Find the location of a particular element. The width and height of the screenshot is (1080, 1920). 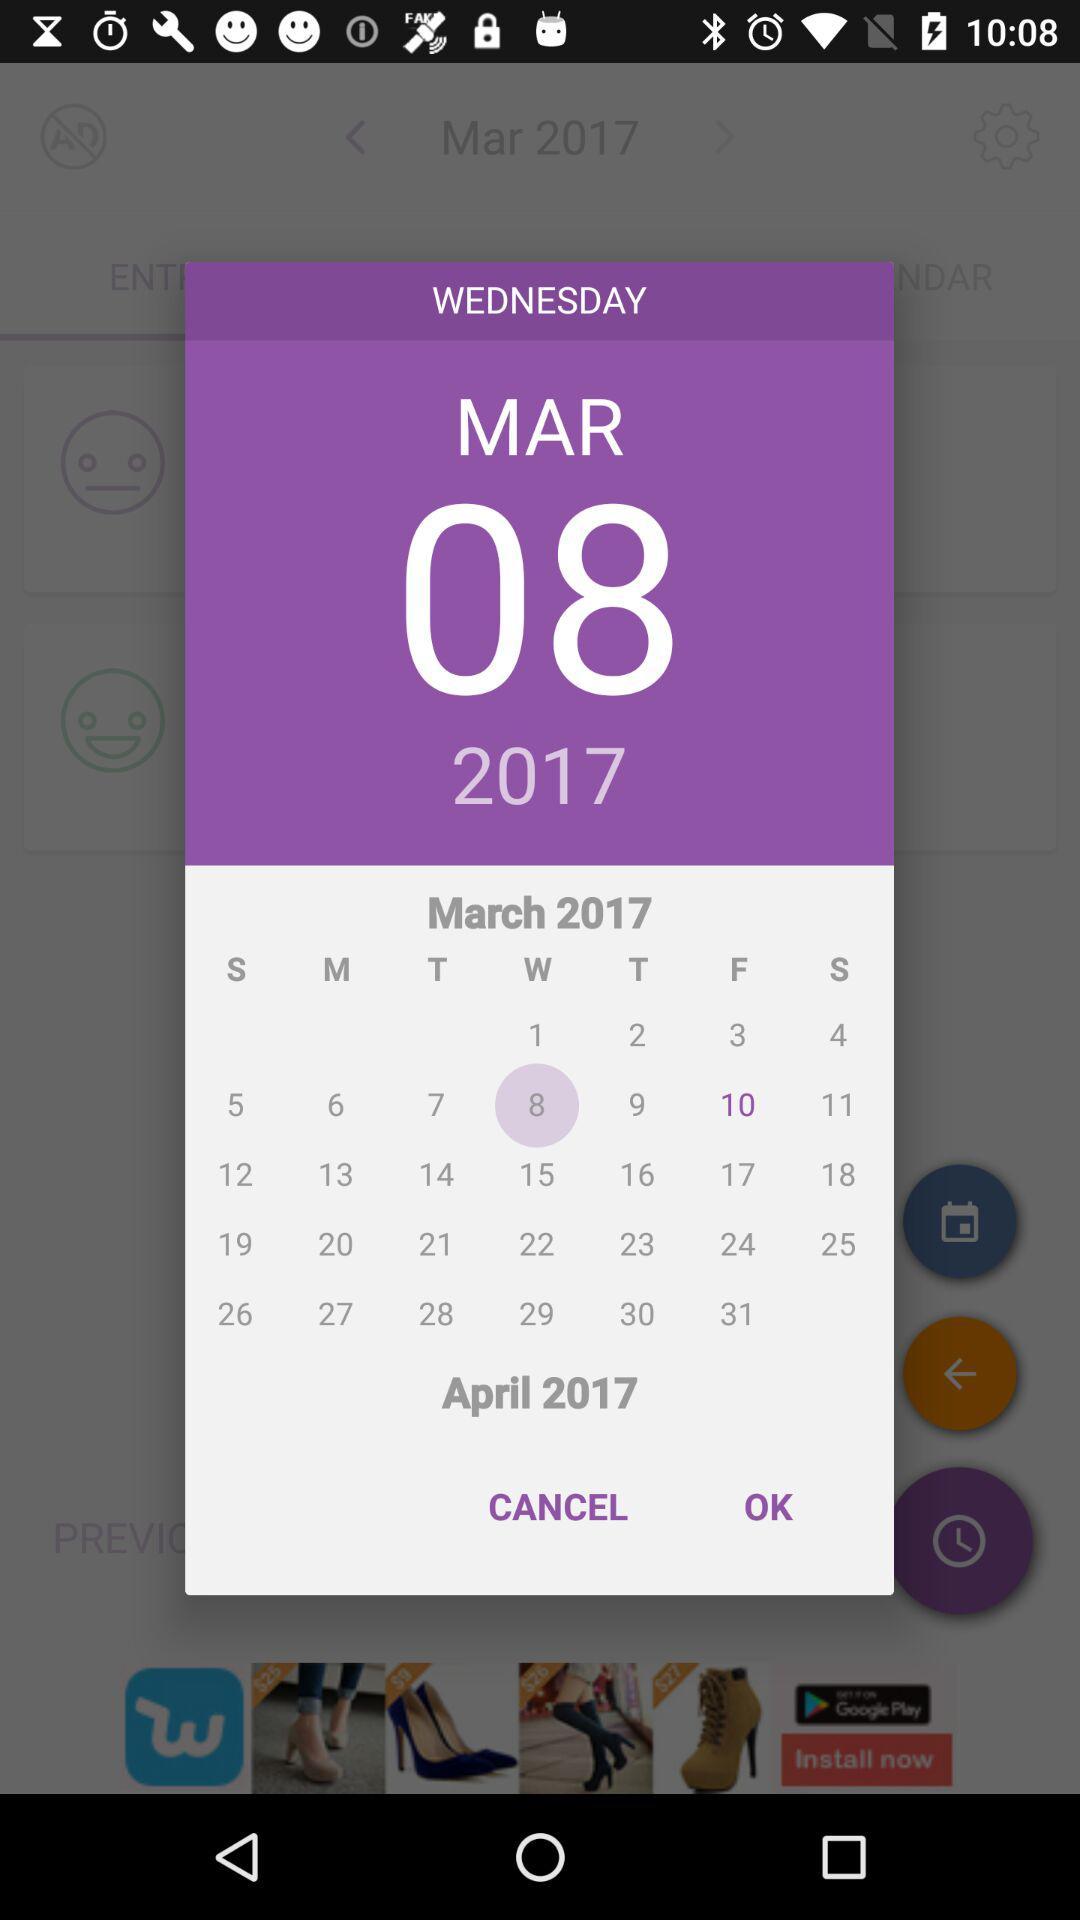

the 2017 icon is located at coordinates (538, 776).